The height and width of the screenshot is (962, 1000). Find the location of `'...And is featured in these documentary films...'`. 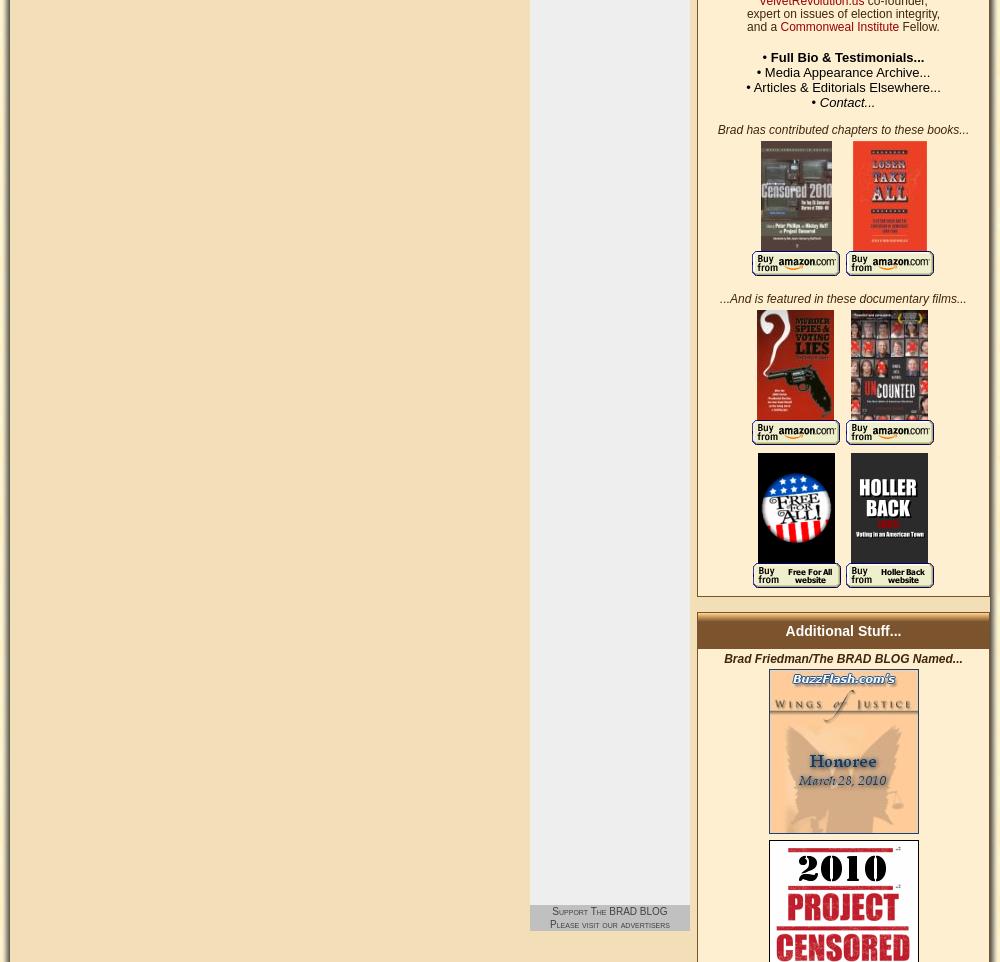

'...And is featured in these documentary films...' is located at coordinates (842, 297).